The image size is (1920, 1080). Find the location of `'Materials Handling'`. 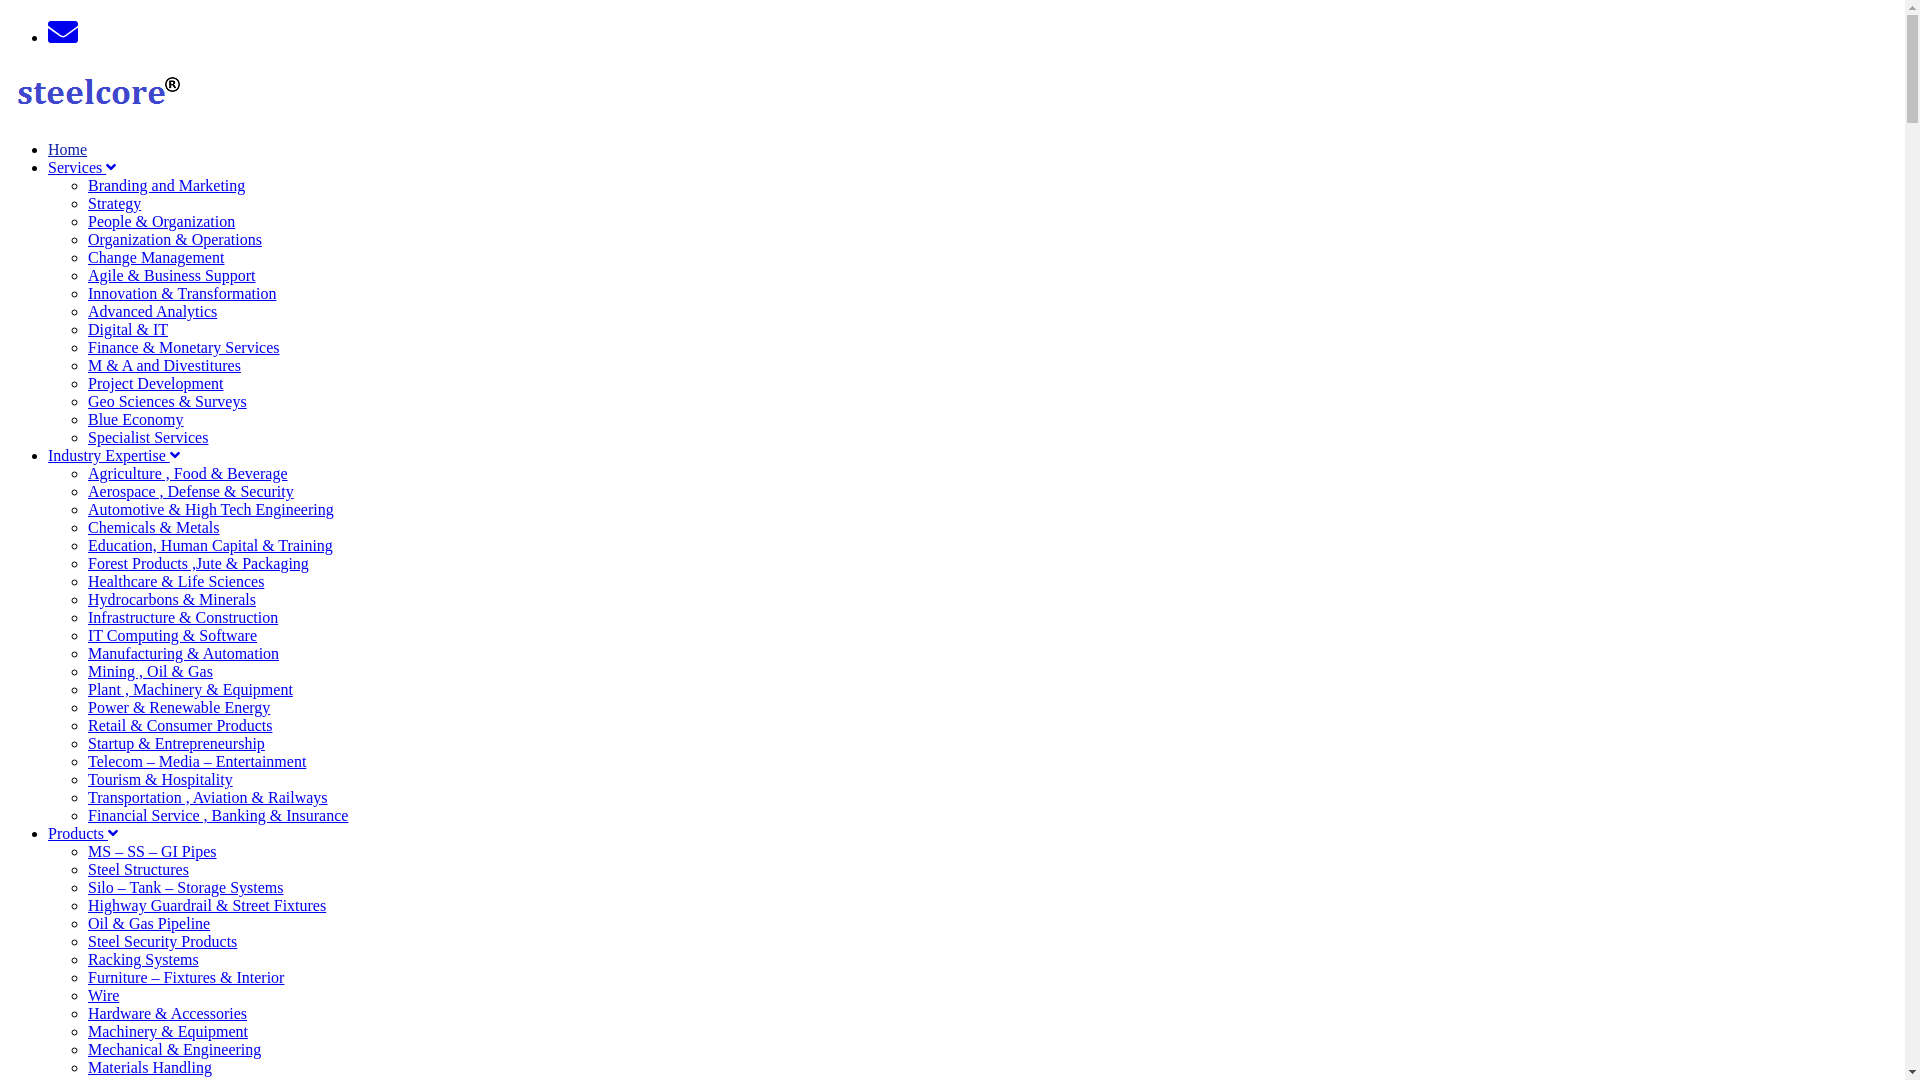

'Materials Handling' is located at coordinates (148, 1066).